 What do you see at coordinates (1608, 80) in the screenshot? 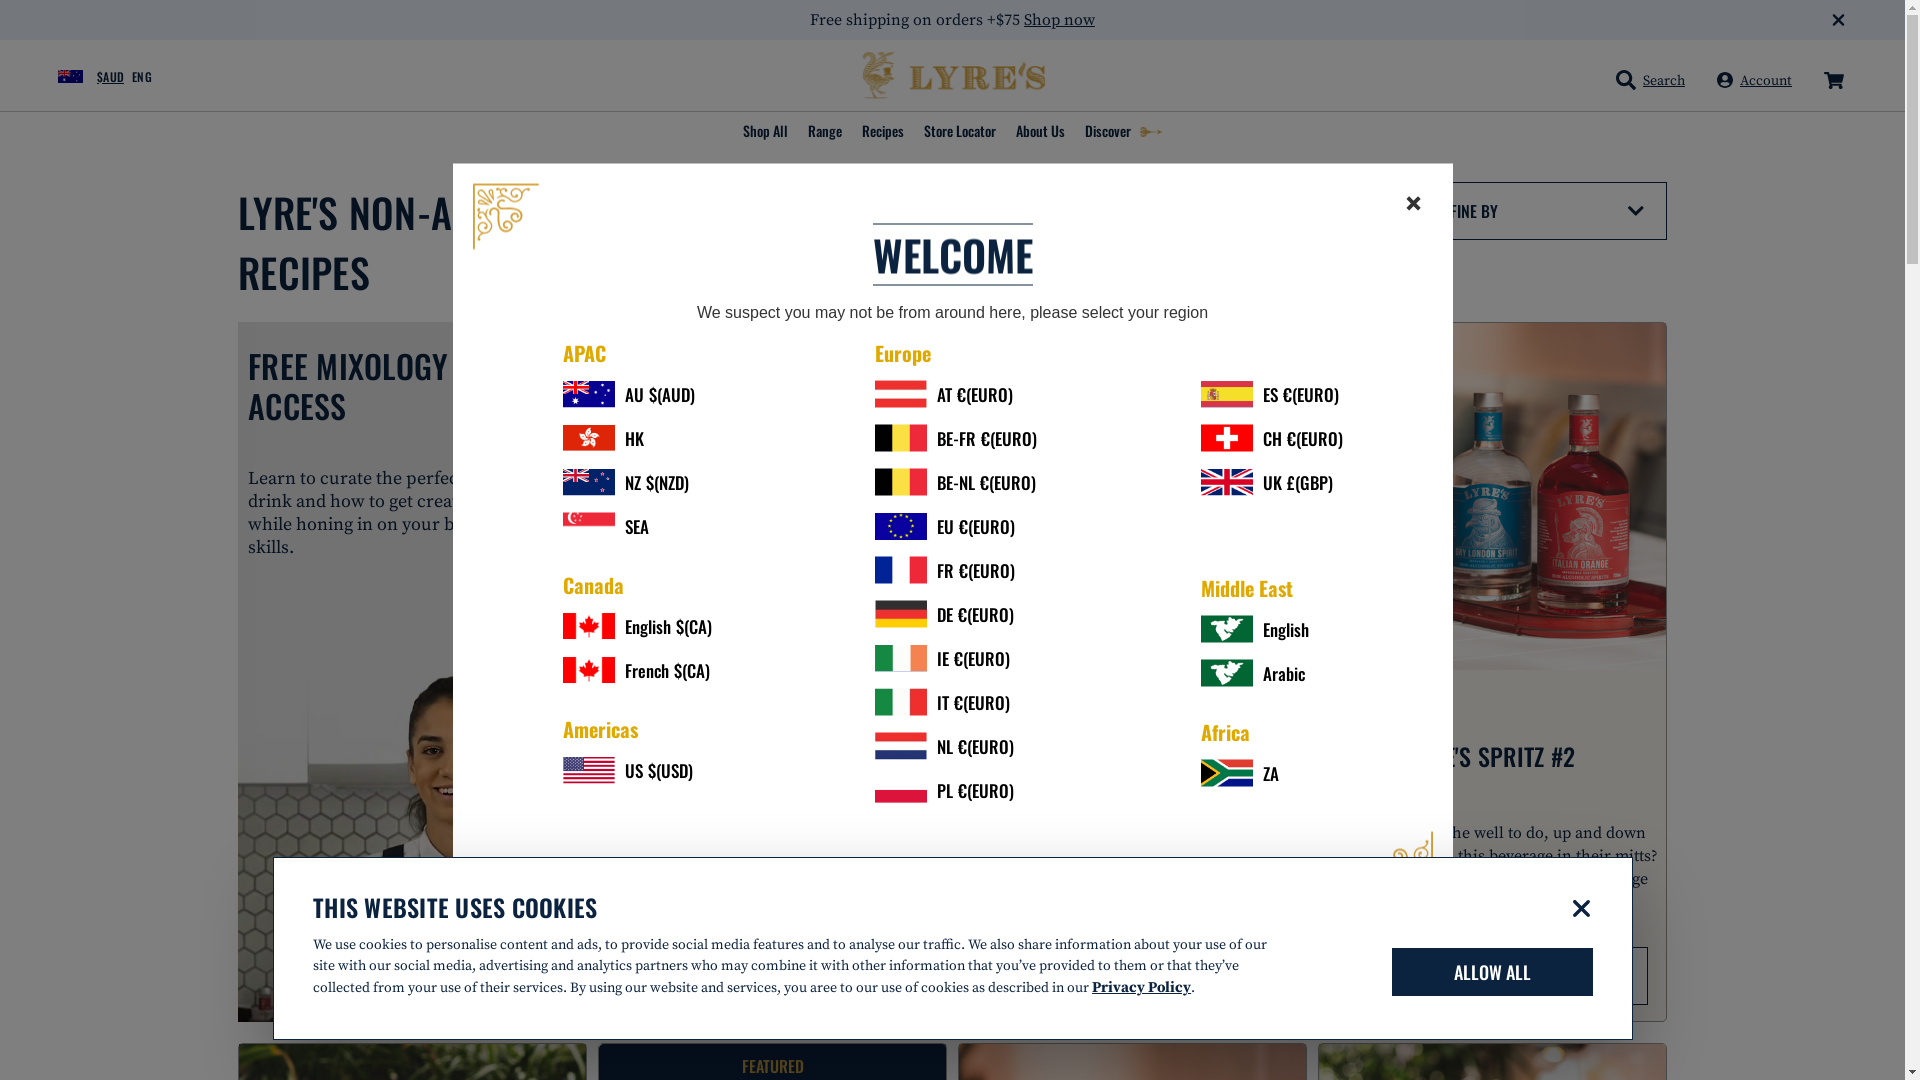
I see `'Search'` at bounding box center [1608, 80].